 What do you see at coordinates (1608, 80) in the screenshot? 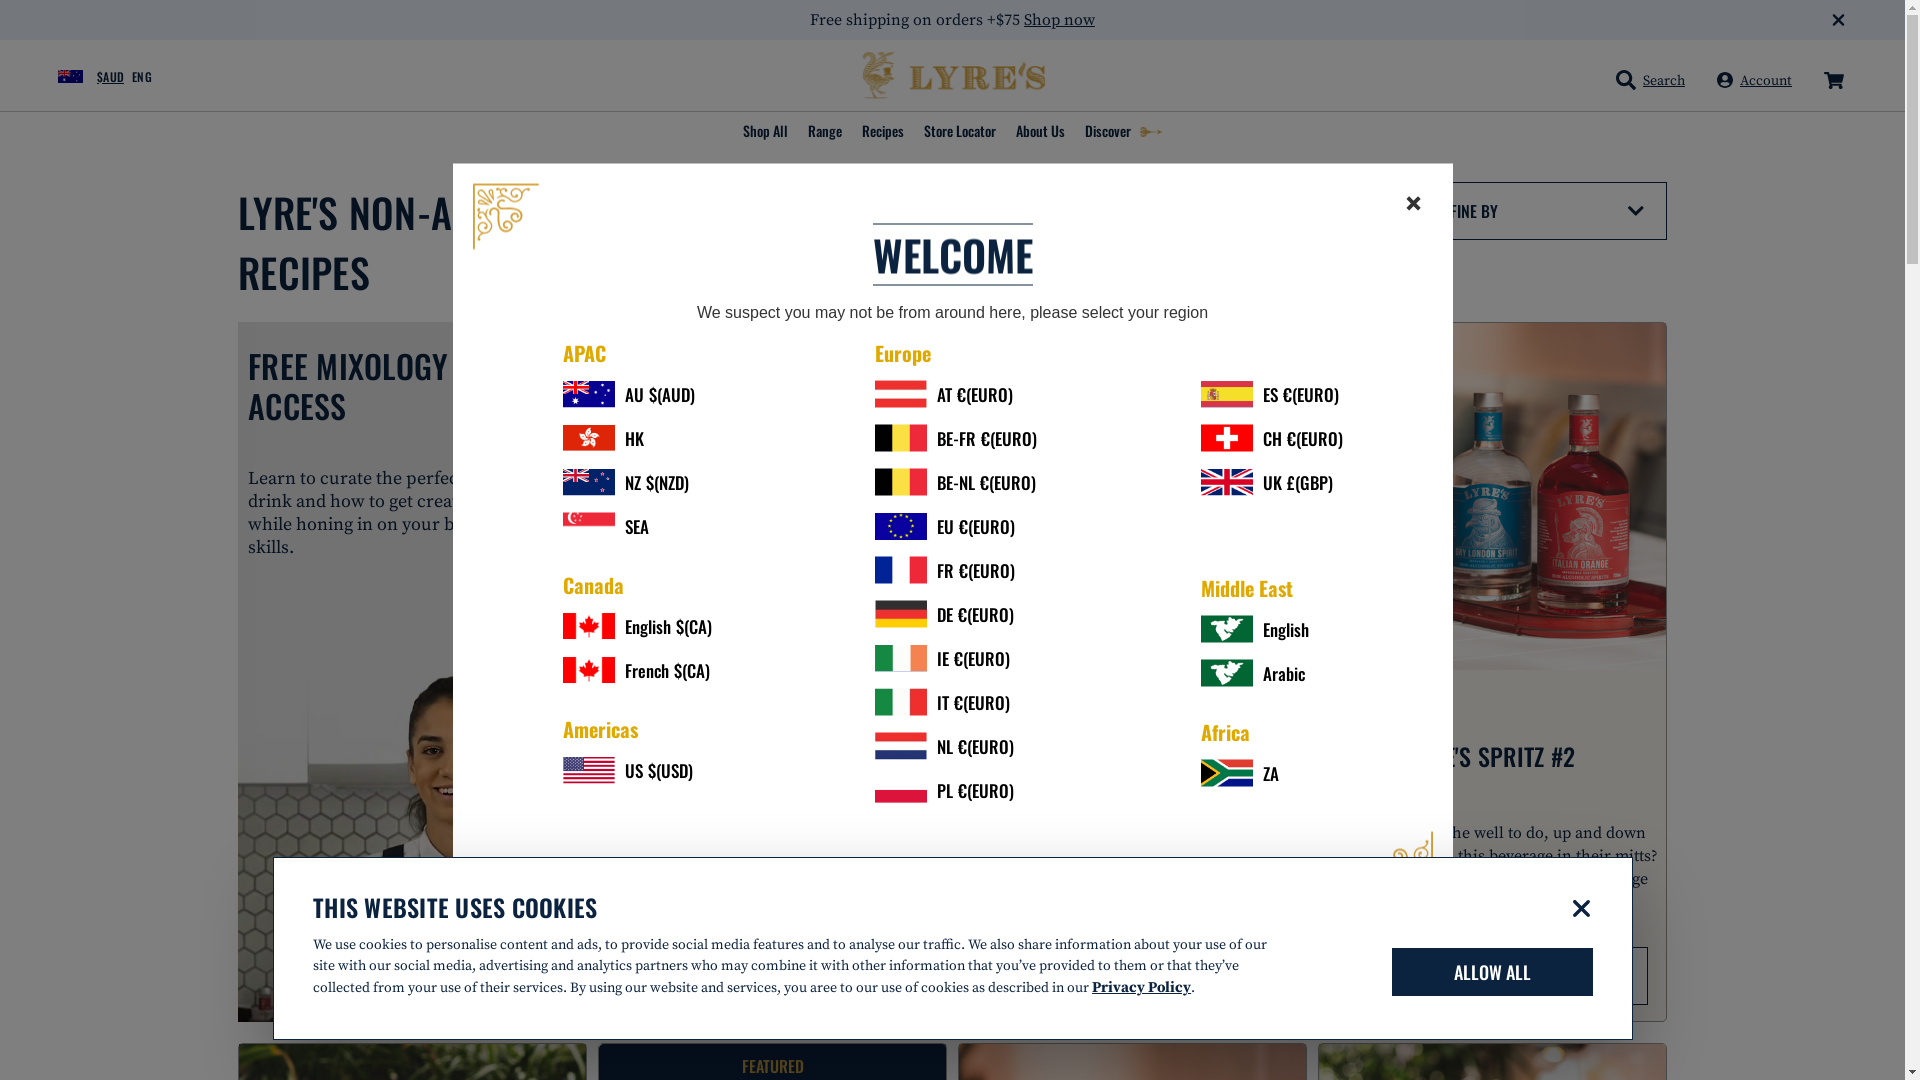
I see `'Search'` at bounding box center [1608, 80].